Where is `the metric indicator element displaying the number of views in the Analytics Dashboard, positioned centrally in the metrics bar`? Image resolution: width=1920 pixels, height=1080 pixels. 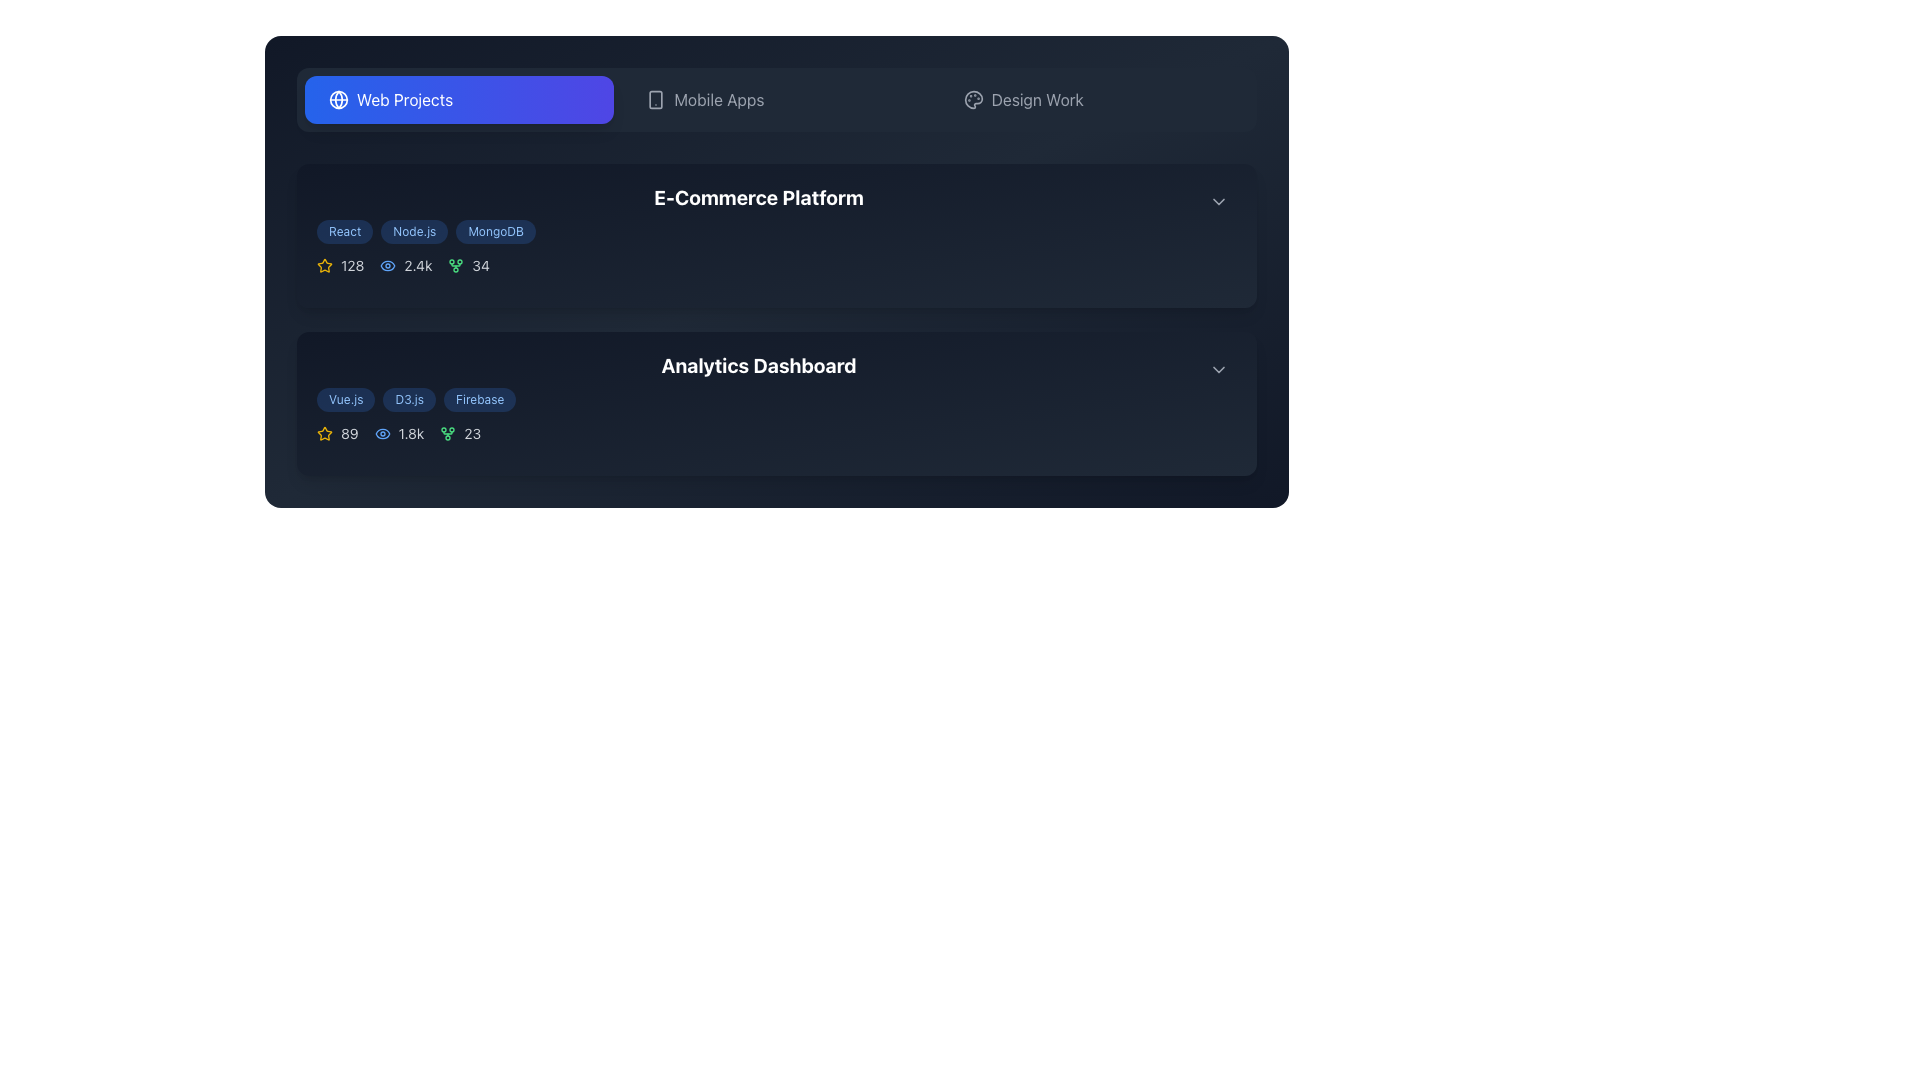 the metric indicator element displaying the number of views in the Analytics Dashboard, positioned centrally in the metrics bar is located at coordinates (399, 433).